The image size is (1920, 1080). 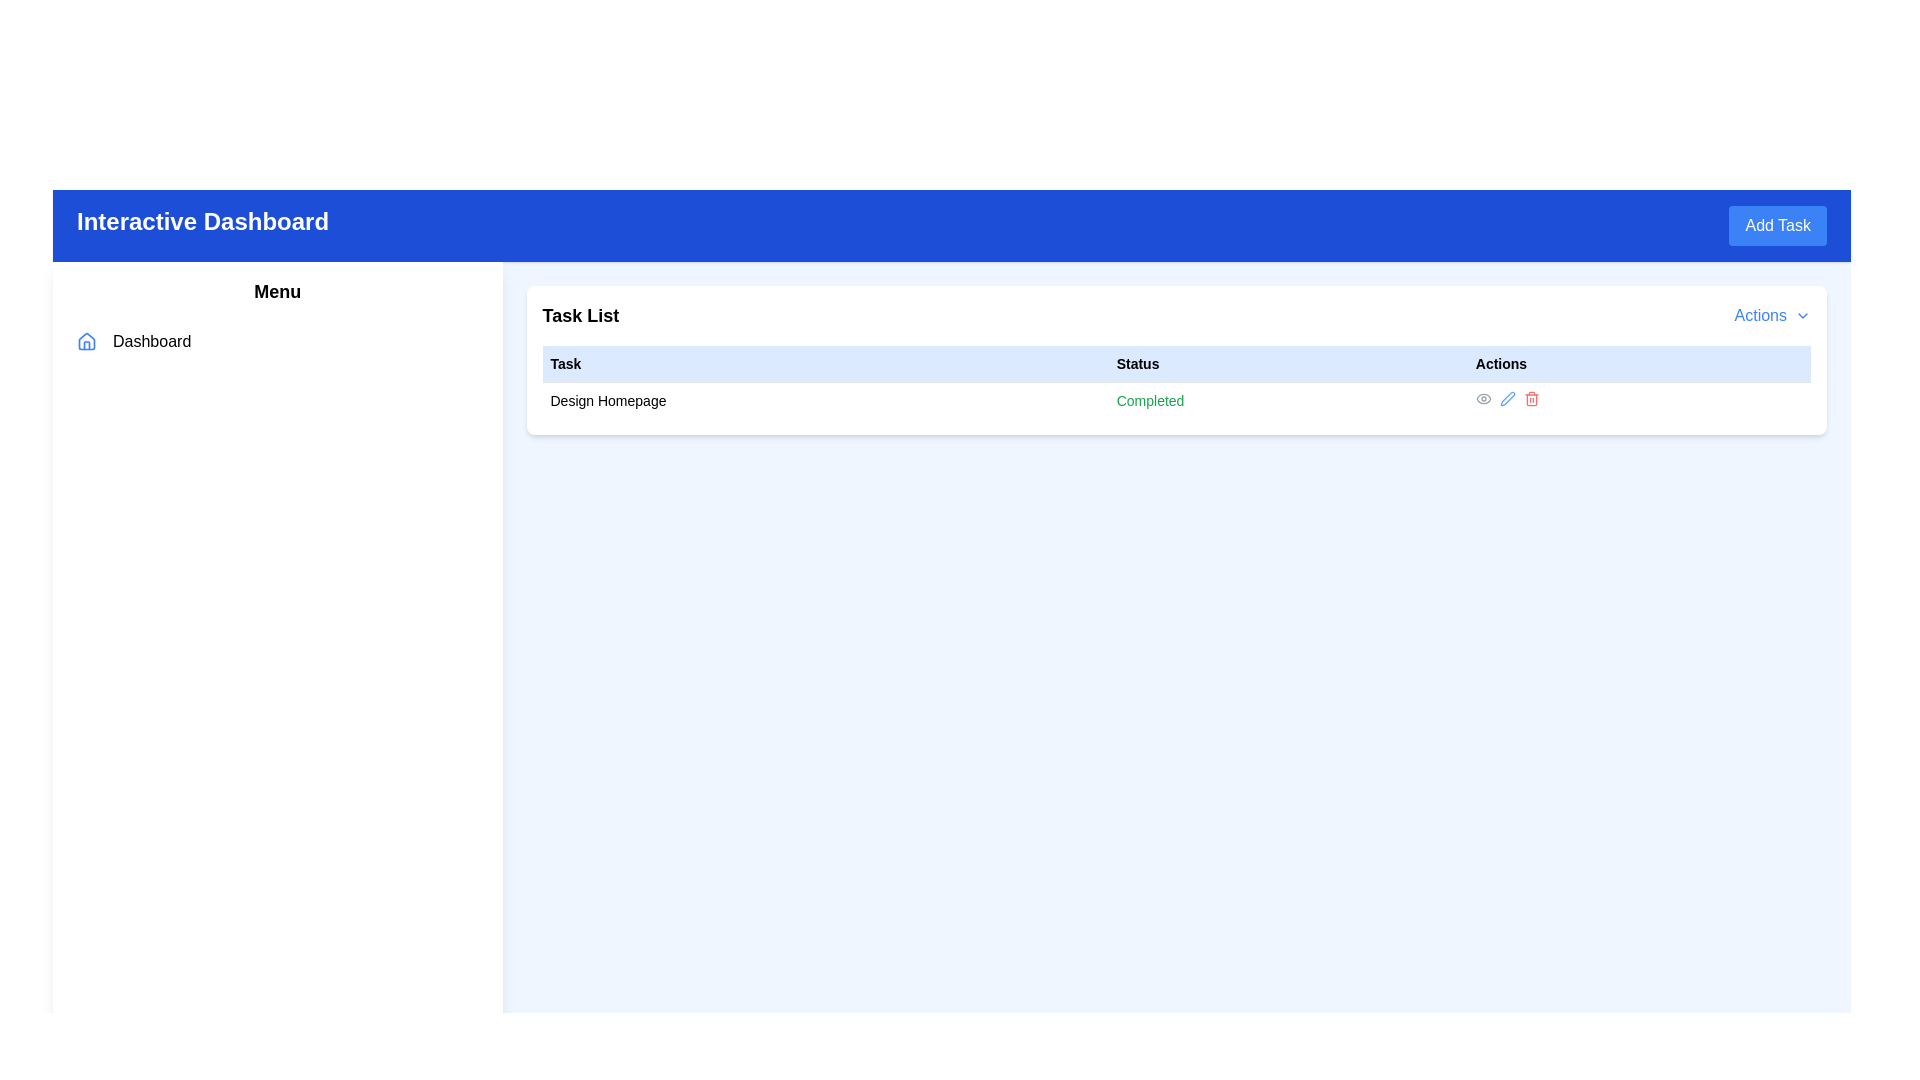 What do you see at coordinates (276, 292) in the screenshot?
I see `the 'Menu' static text element, which is styled in bold and larger font, located at the top of the white sidebar under the blue header` at bounding box center [276, 292].